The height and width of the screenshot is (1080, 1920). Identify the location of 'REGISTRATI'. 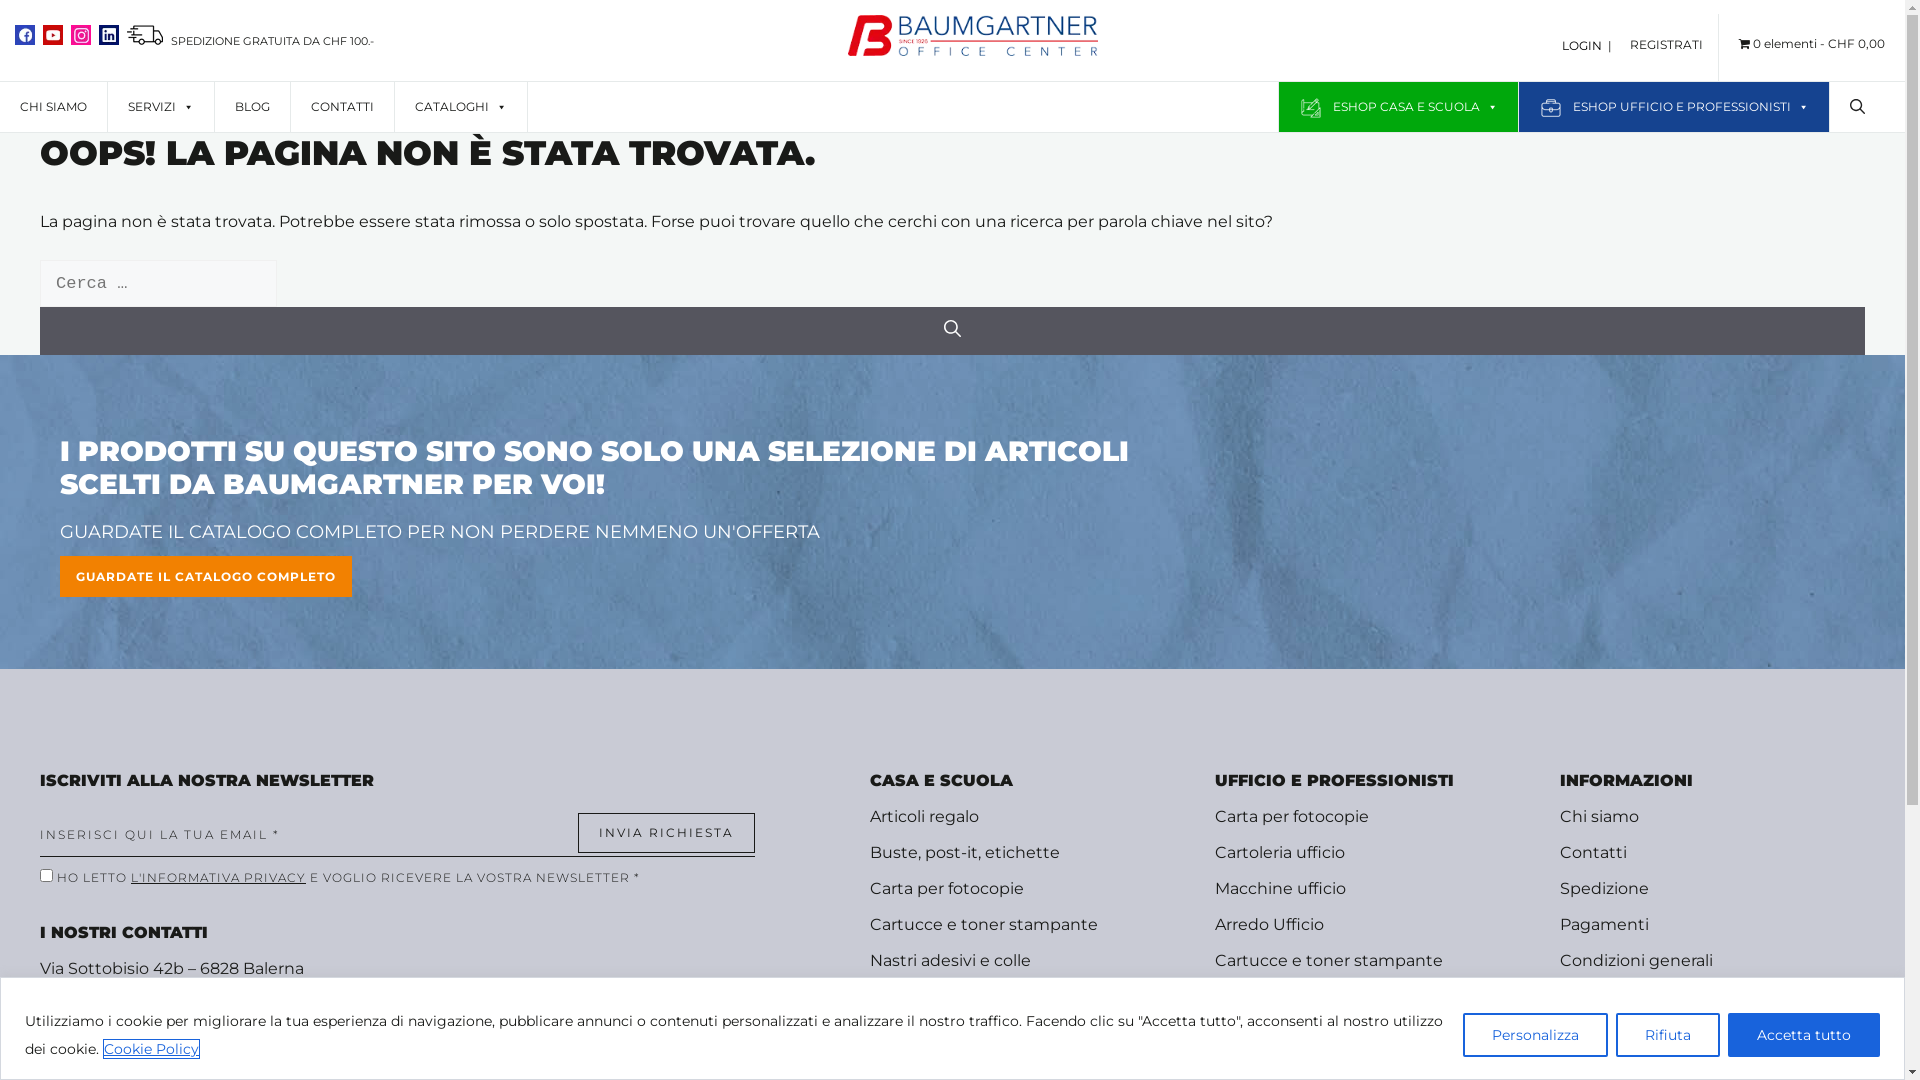
(1674, 34).